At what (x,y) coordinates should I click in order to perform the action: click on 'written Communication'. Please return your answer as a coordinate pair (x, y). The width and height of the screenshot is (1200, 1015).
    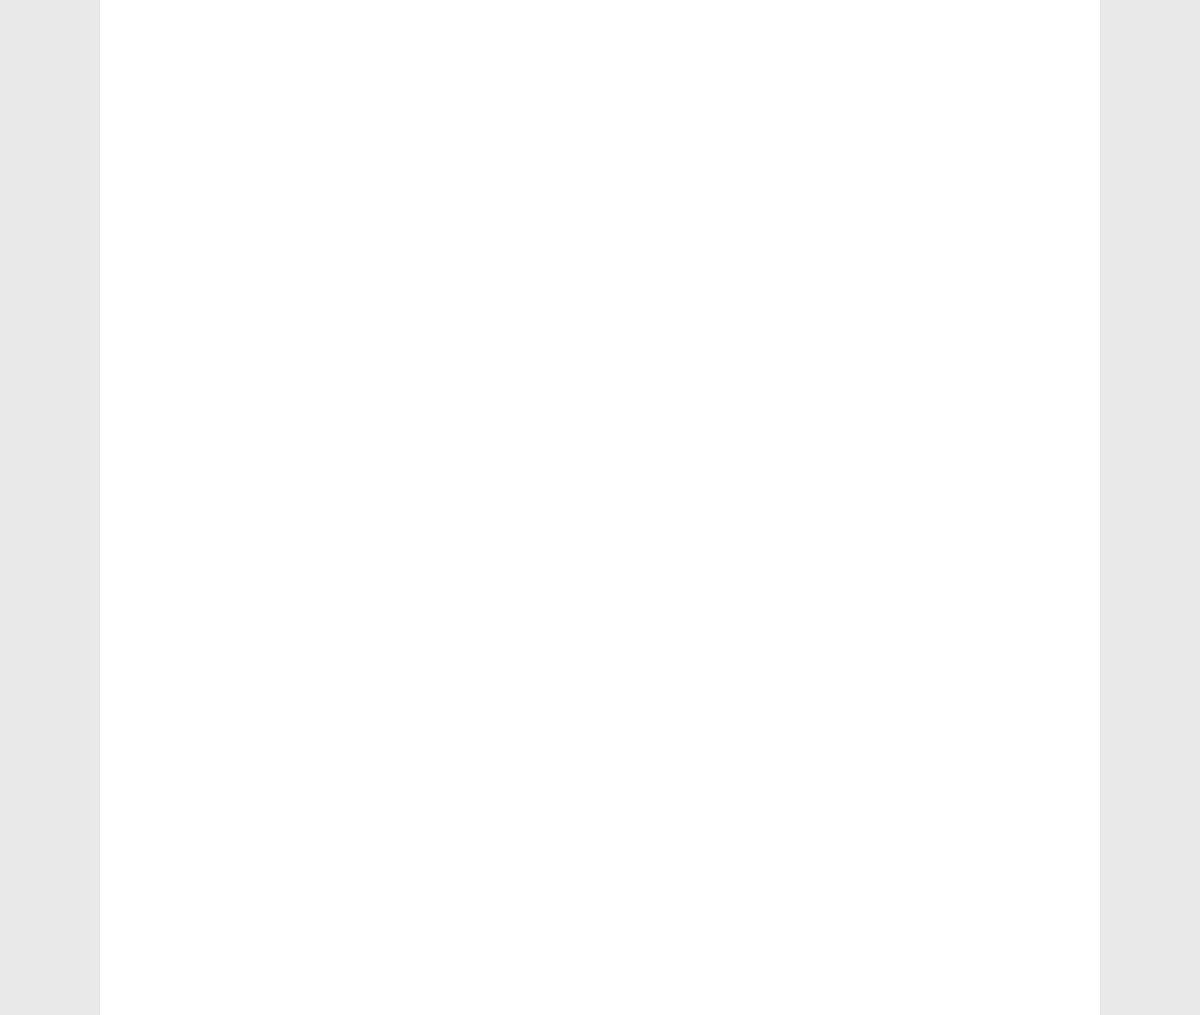
    Looking at the image, I should click on (929, 90).